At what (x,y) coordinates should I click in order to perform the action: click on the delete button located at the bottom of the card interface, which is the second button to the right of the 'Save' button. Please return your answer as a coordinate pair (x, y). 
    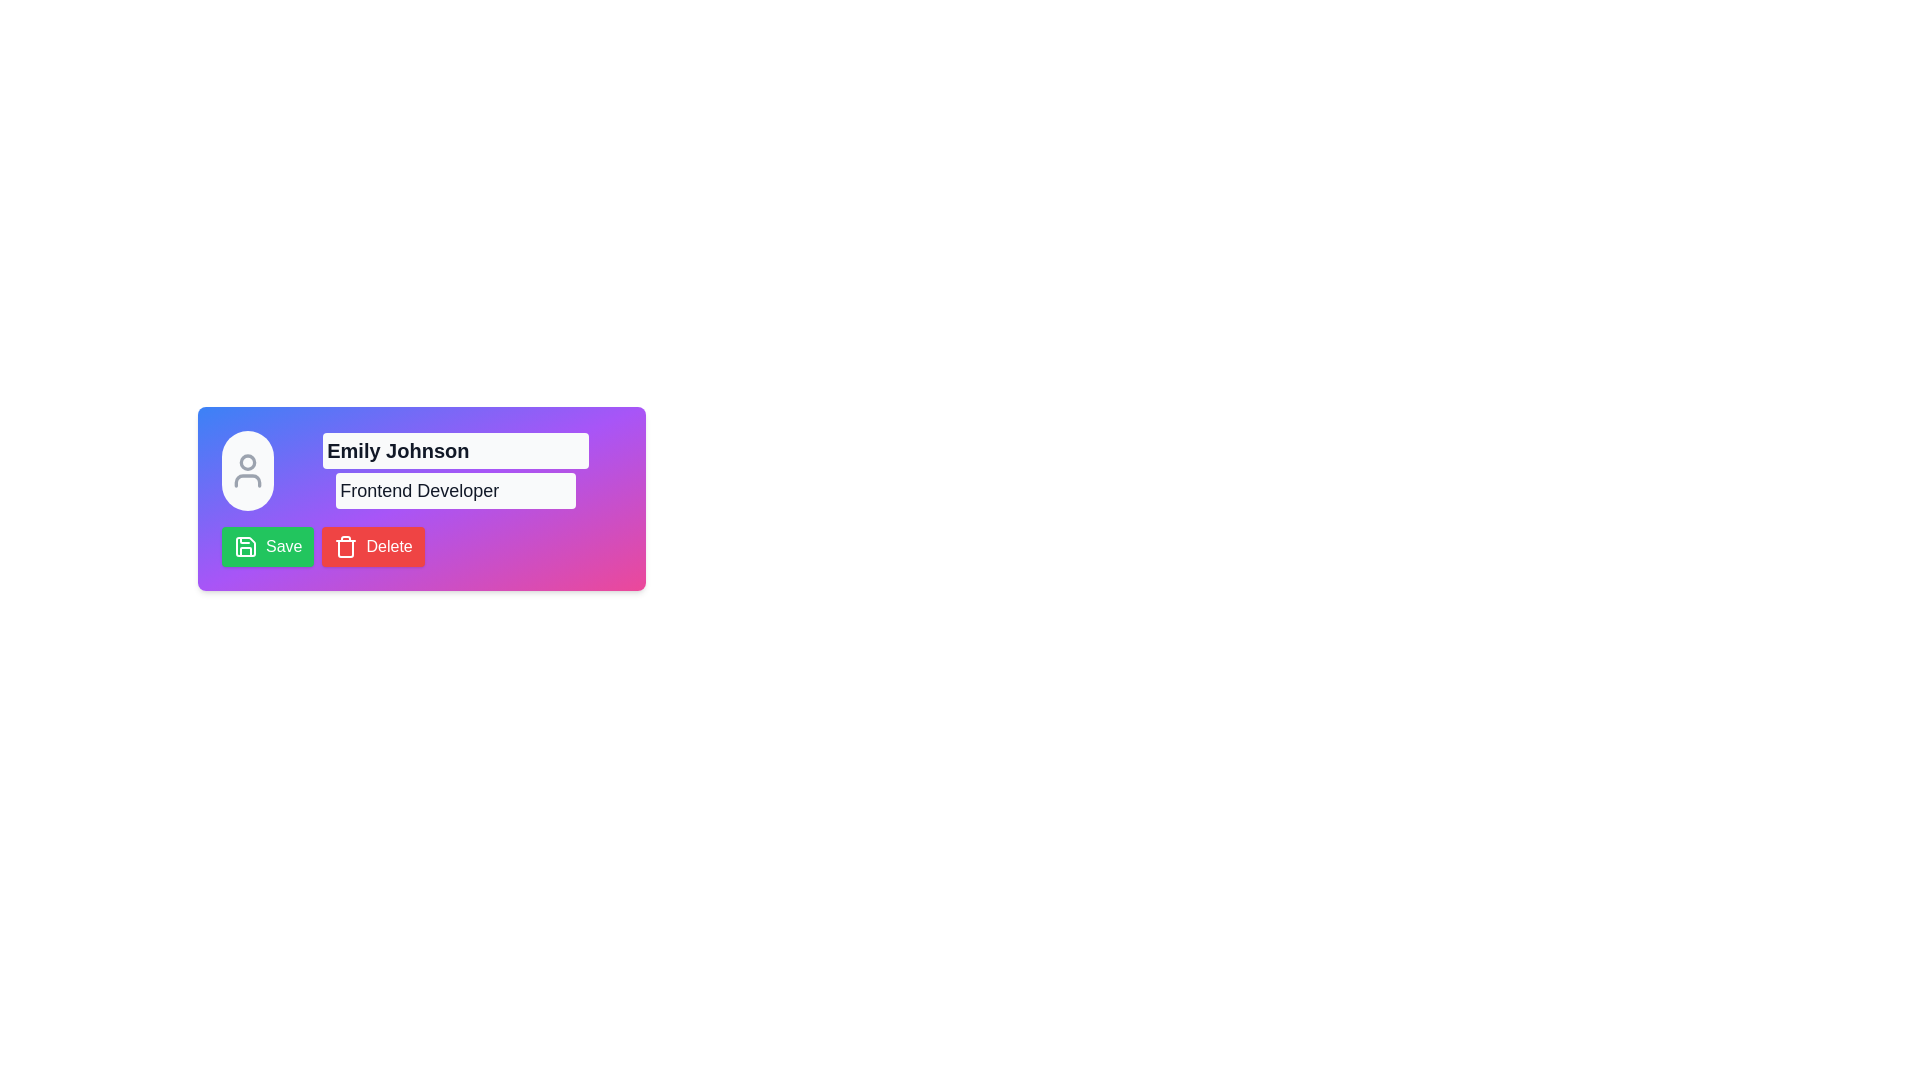
    Looking at the image, I should click on (421, 547).